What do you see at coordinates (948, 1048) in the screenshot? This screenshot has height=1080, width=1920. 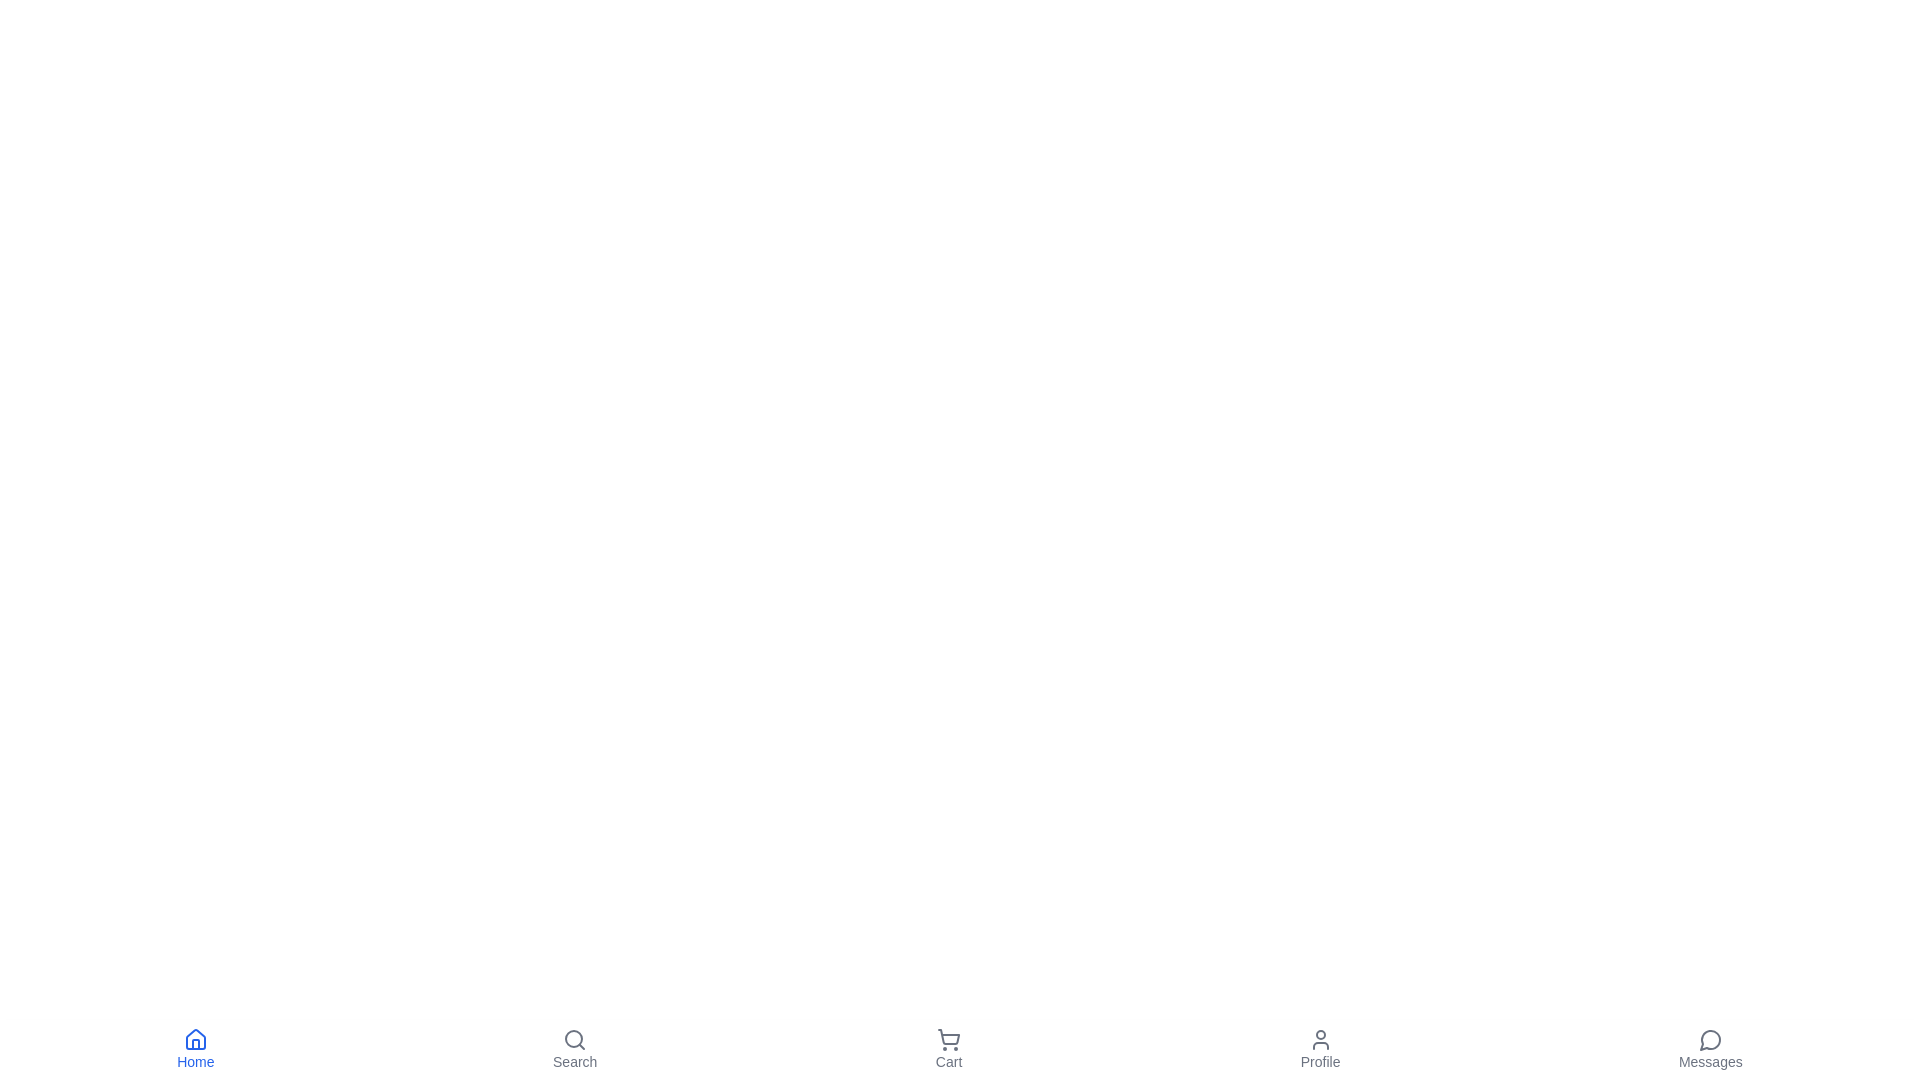 I see `the 'Cart' button in the bottom navigation bar` at bounding box center [948, 1048].